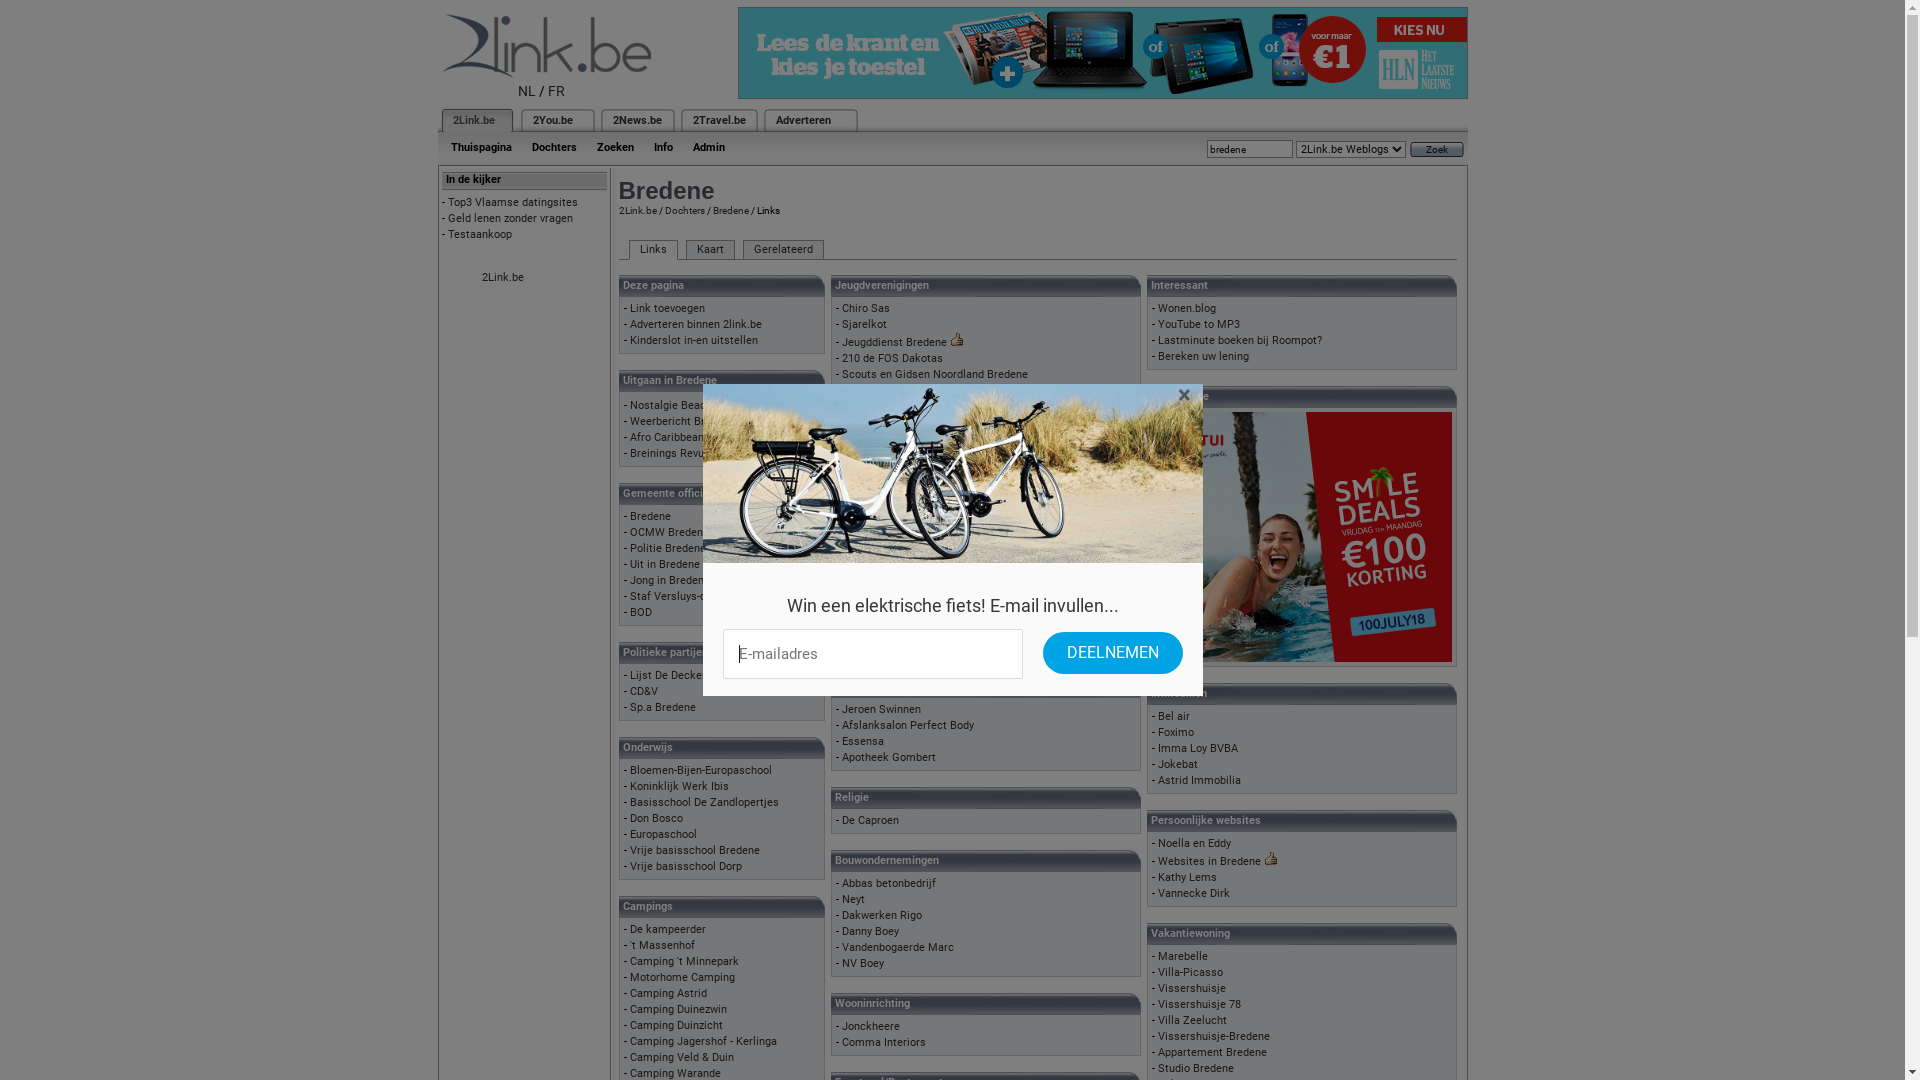 The width and height of the screenshot is (1920, 1080). What do you see at coordinates (503, 277) in the screenshot?
I see `'2Link.be'` at bounding box center [503, 277].